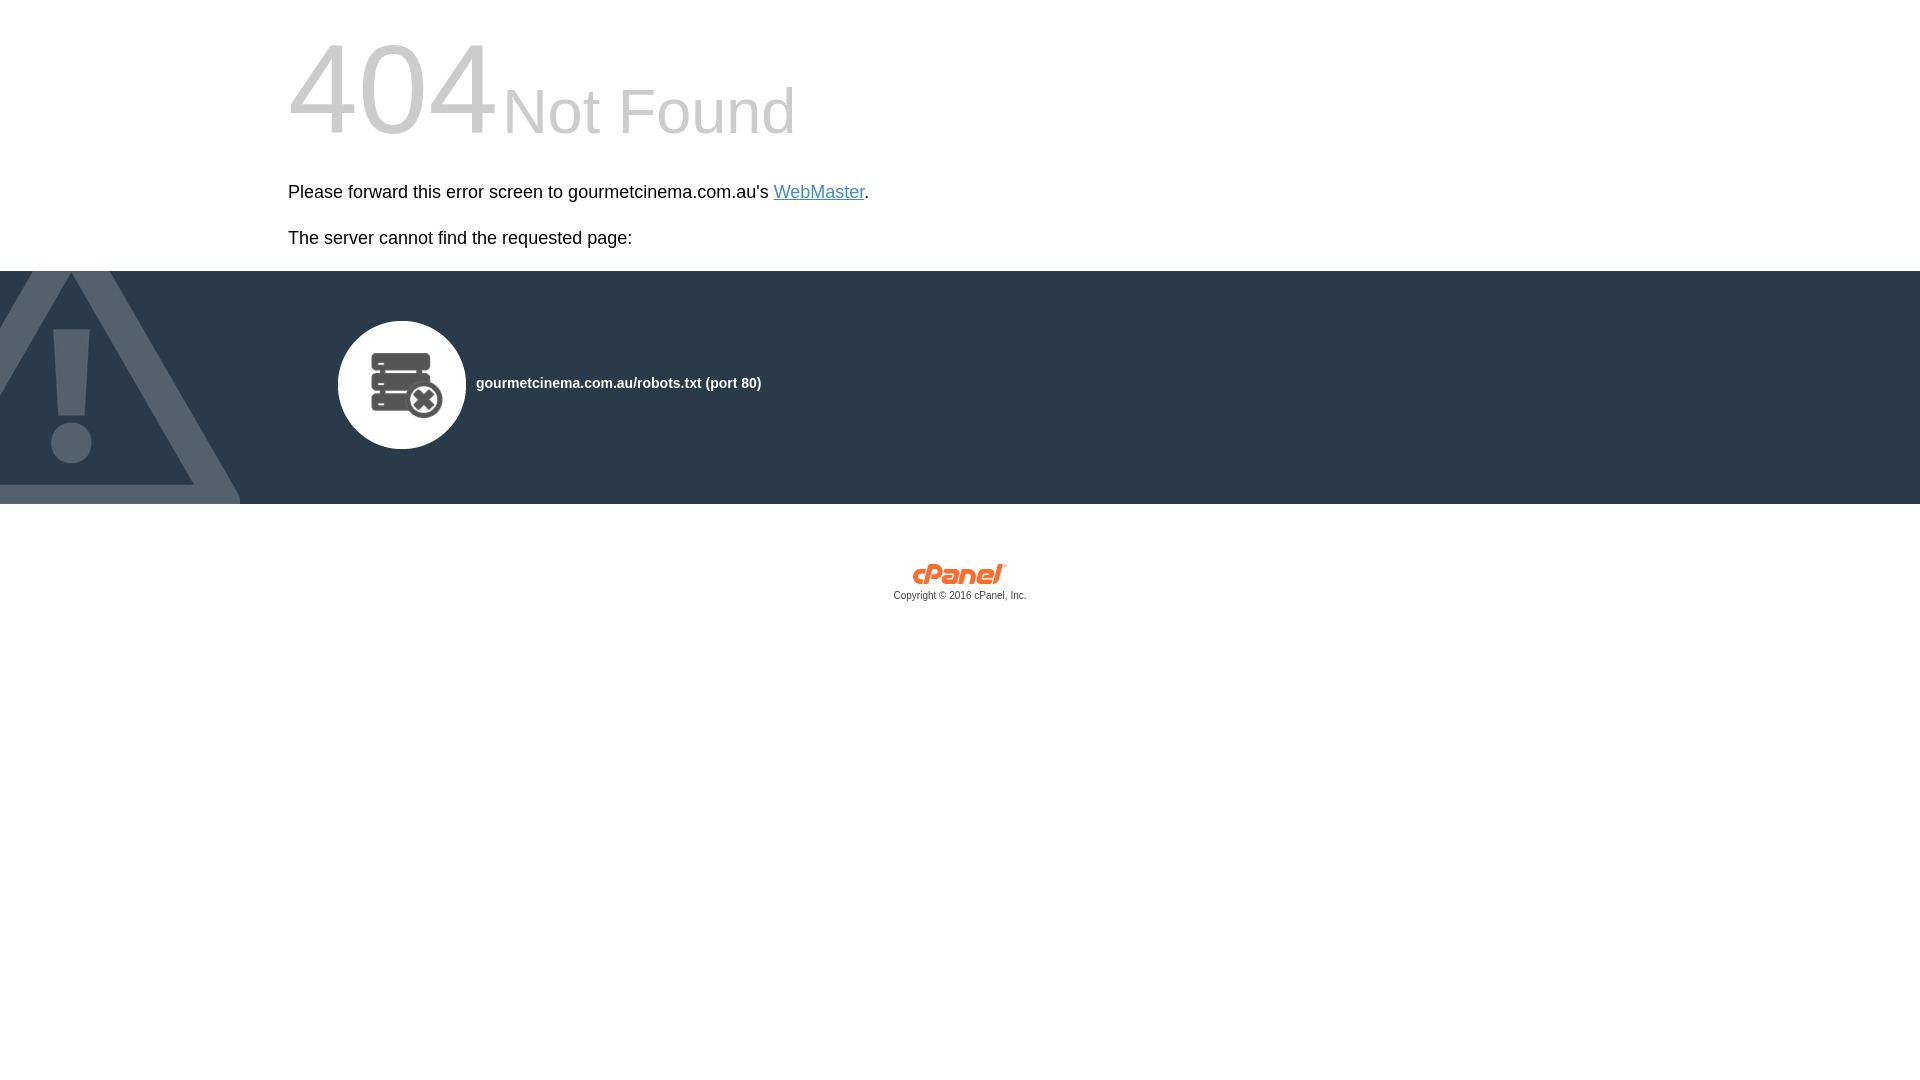 The width and height of the screenshot is (1920, 1080). Describe the element at coordinates (772, 192) in the screenshot. I see `'WebMaster'` at that location.